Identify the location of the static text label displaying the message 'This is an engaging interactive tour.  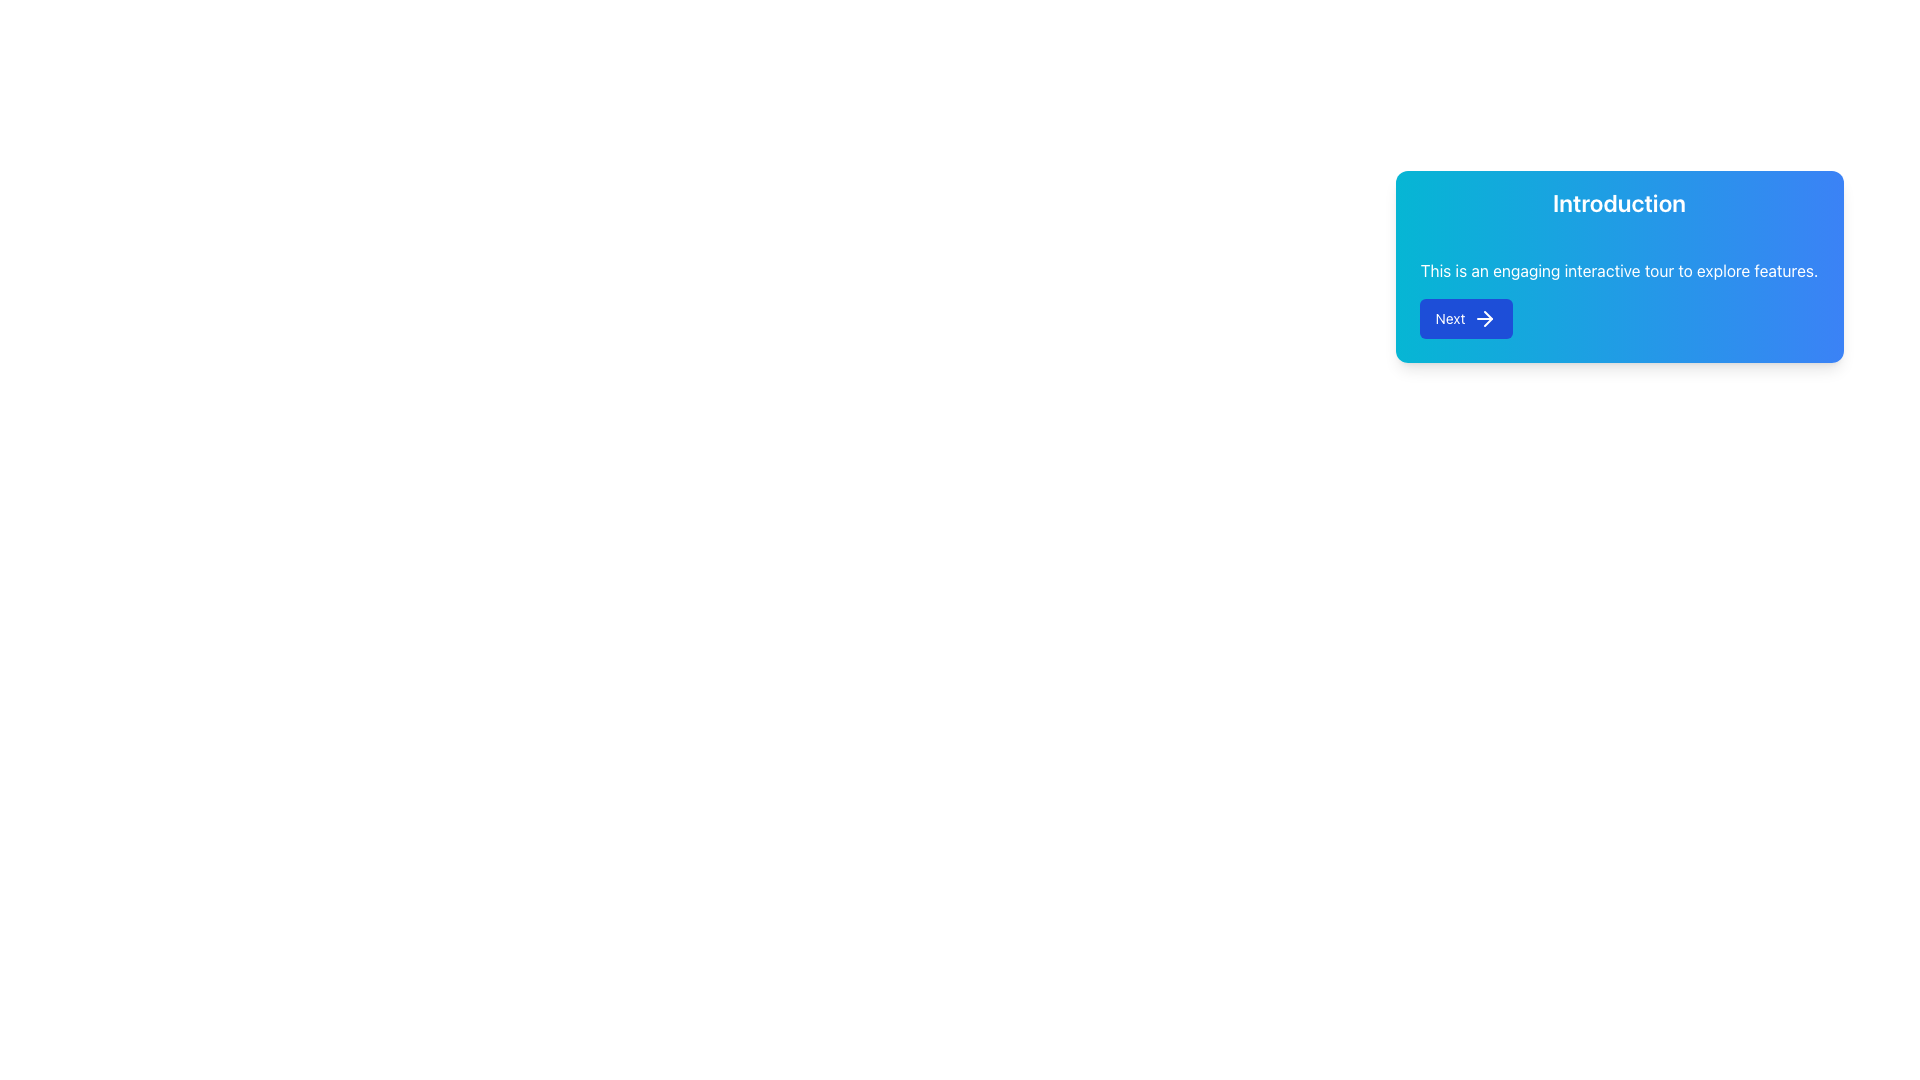
(1619, 270).